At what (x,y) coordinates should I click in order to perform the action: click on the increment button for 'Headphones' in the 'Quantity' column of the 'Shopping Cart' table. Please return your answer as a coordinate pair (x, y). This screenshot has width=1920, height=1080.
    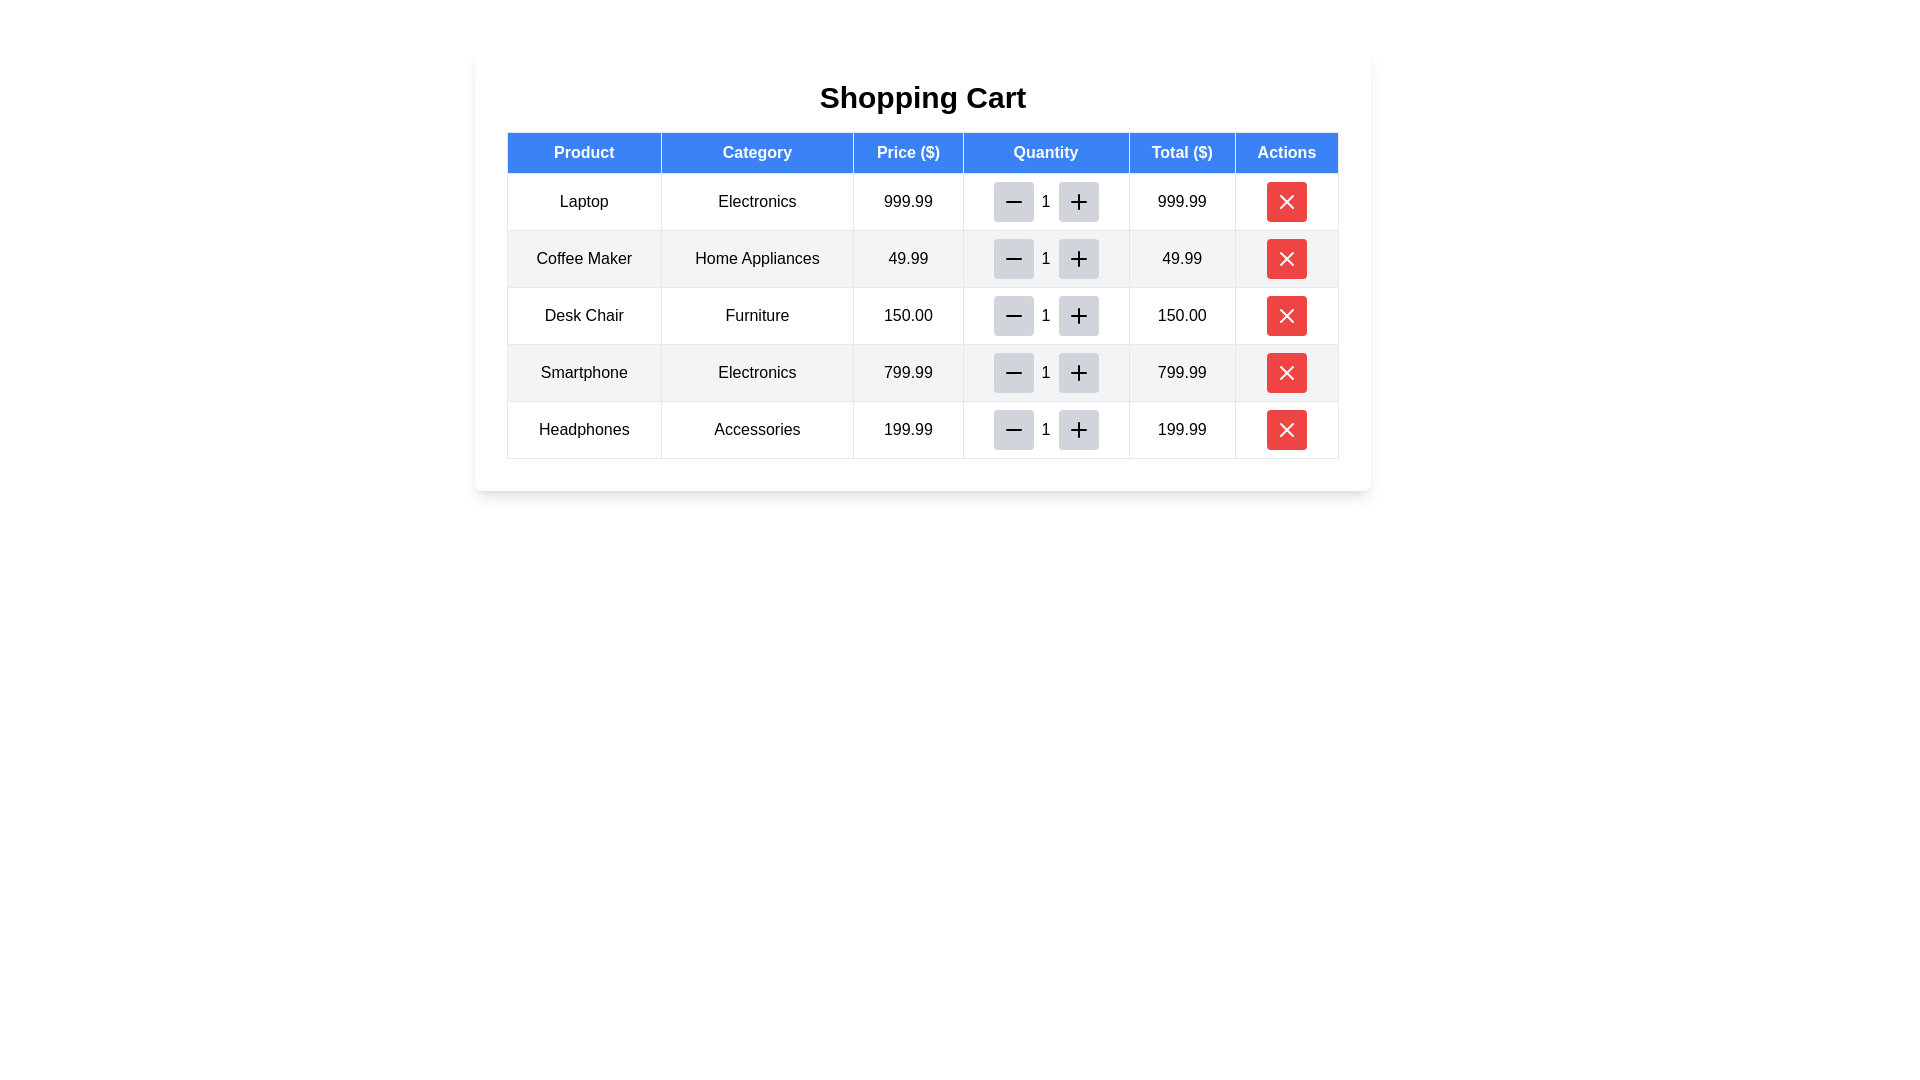
    Looking at the image, I should click on (1077, 428).